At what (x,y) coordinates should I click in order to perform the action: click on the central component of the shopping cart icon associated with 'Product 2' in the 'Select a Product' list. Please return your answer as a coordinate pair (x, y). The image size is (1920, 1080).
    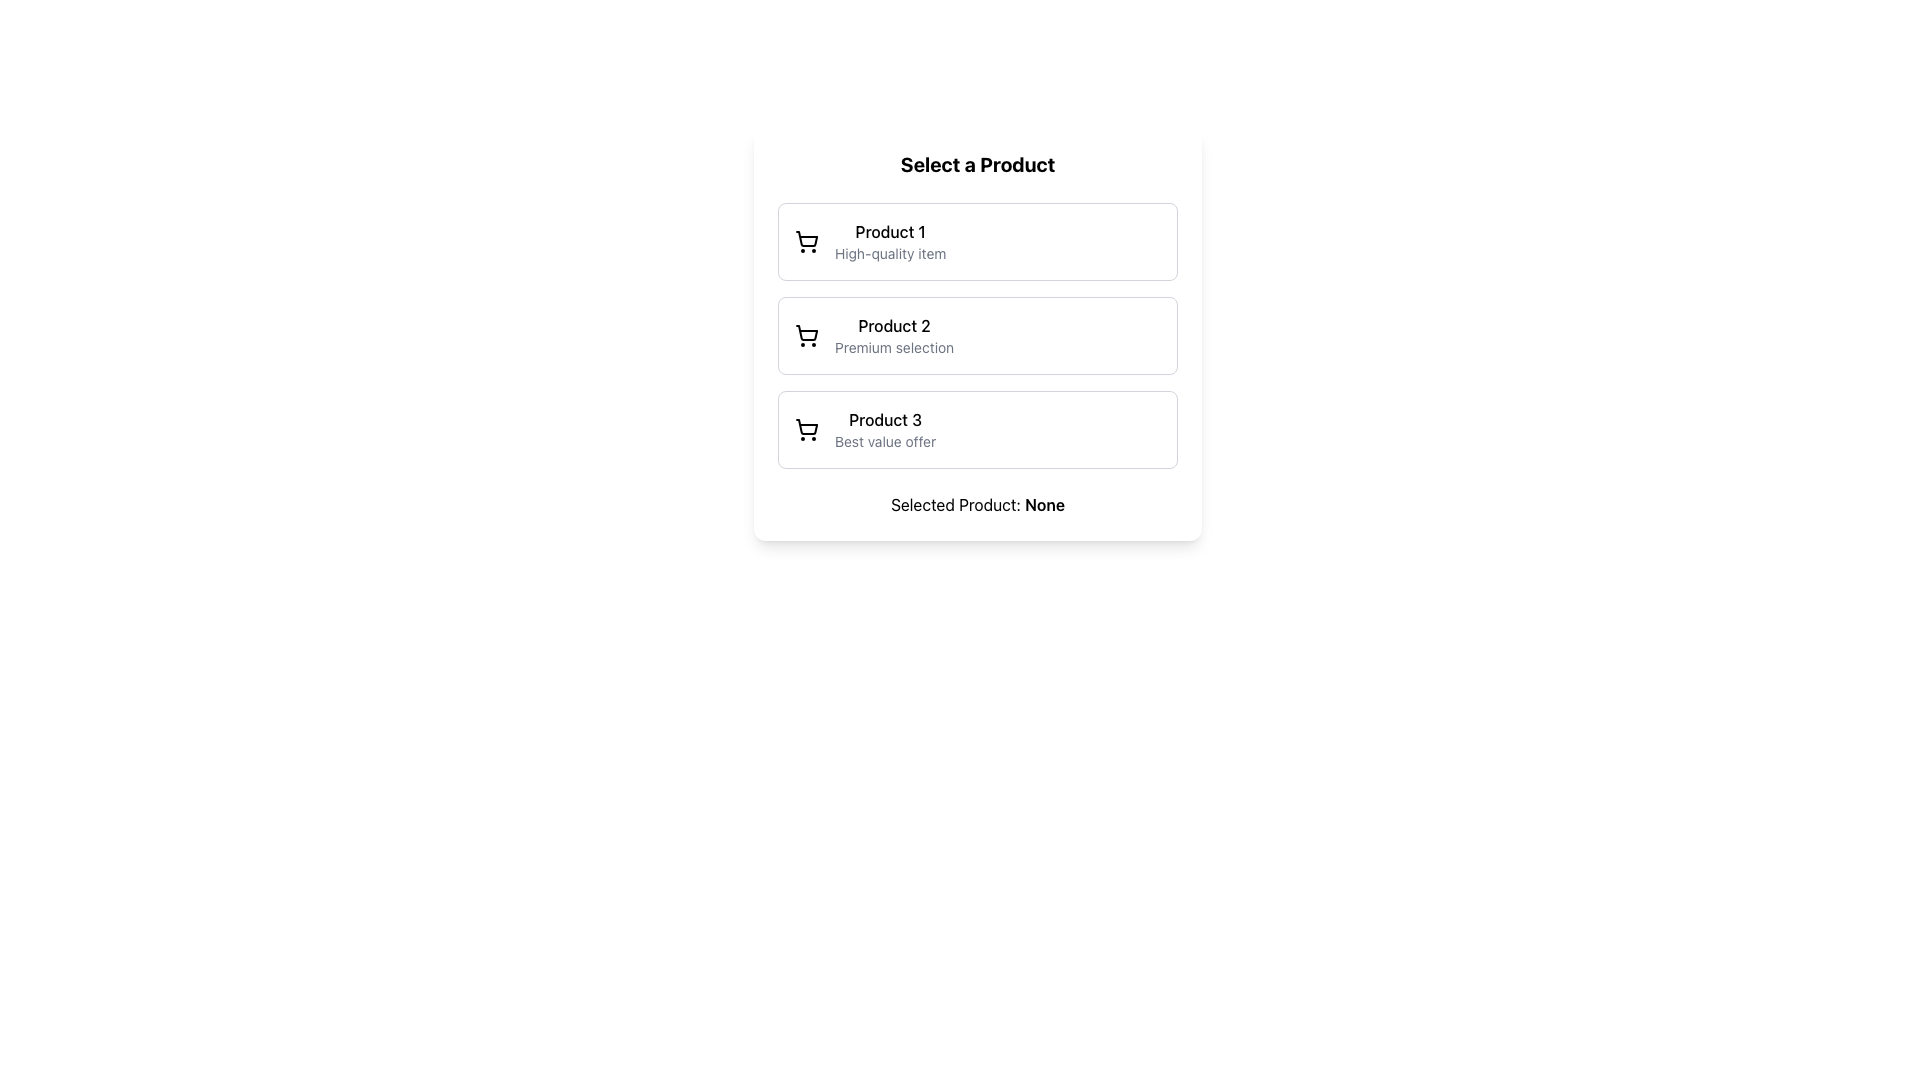
    Looking at the image, I should click on (806, 332).